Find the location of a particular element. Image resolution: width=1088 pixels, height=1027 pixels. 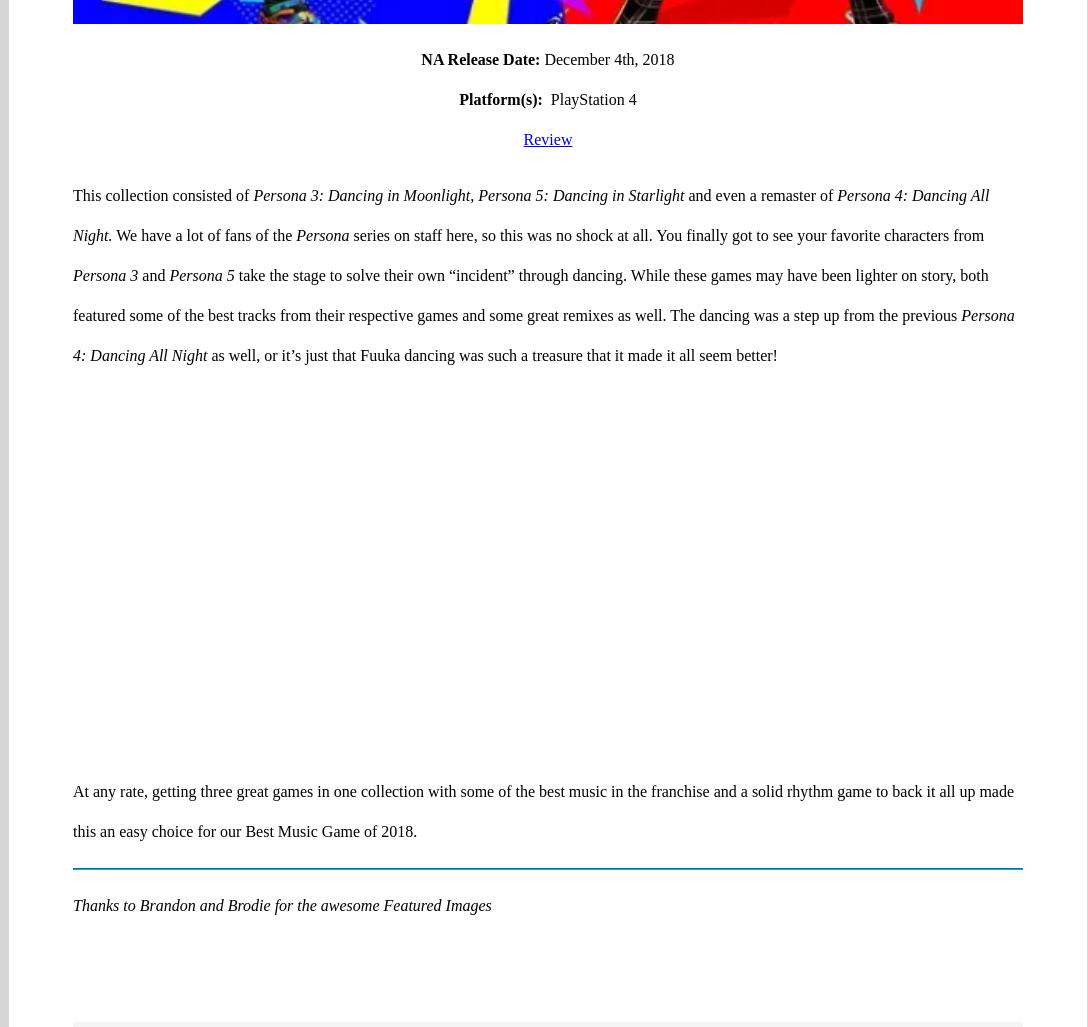

'We have a lot of fans of the' is located at coordinates (203, 157).